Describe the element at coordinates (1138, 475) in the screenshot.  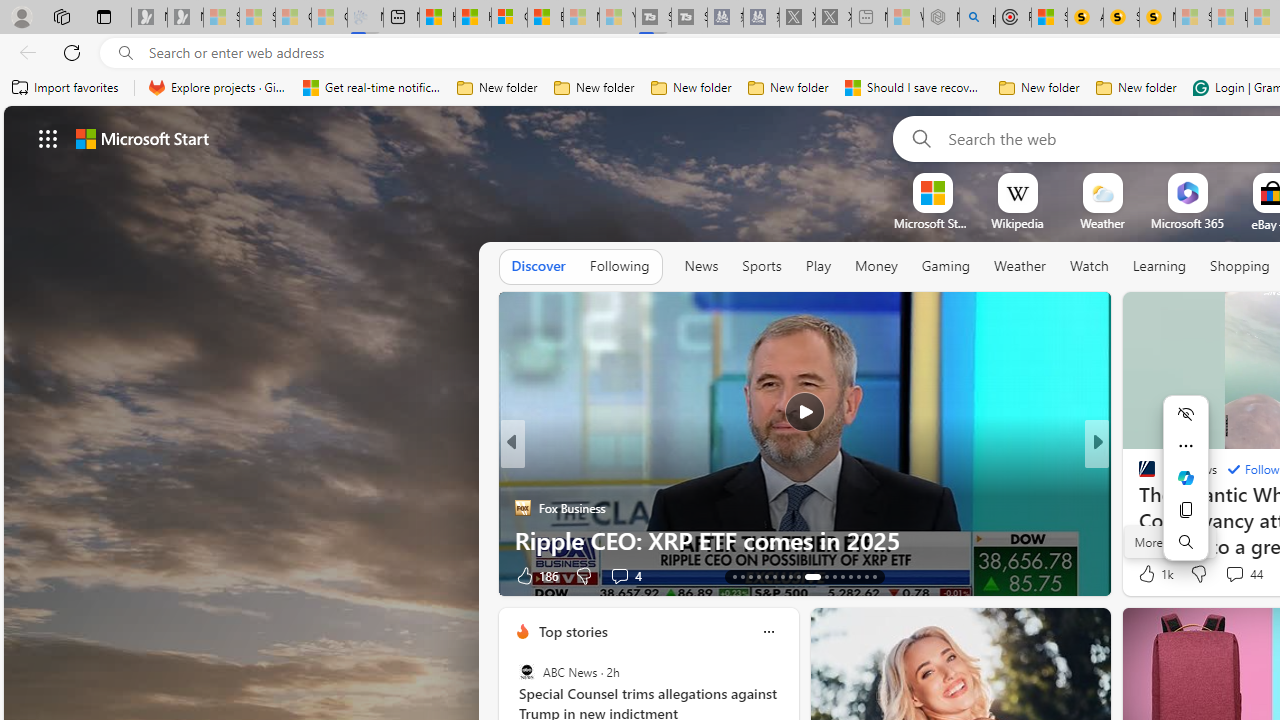
I see `'USA TODAY'` at that location.